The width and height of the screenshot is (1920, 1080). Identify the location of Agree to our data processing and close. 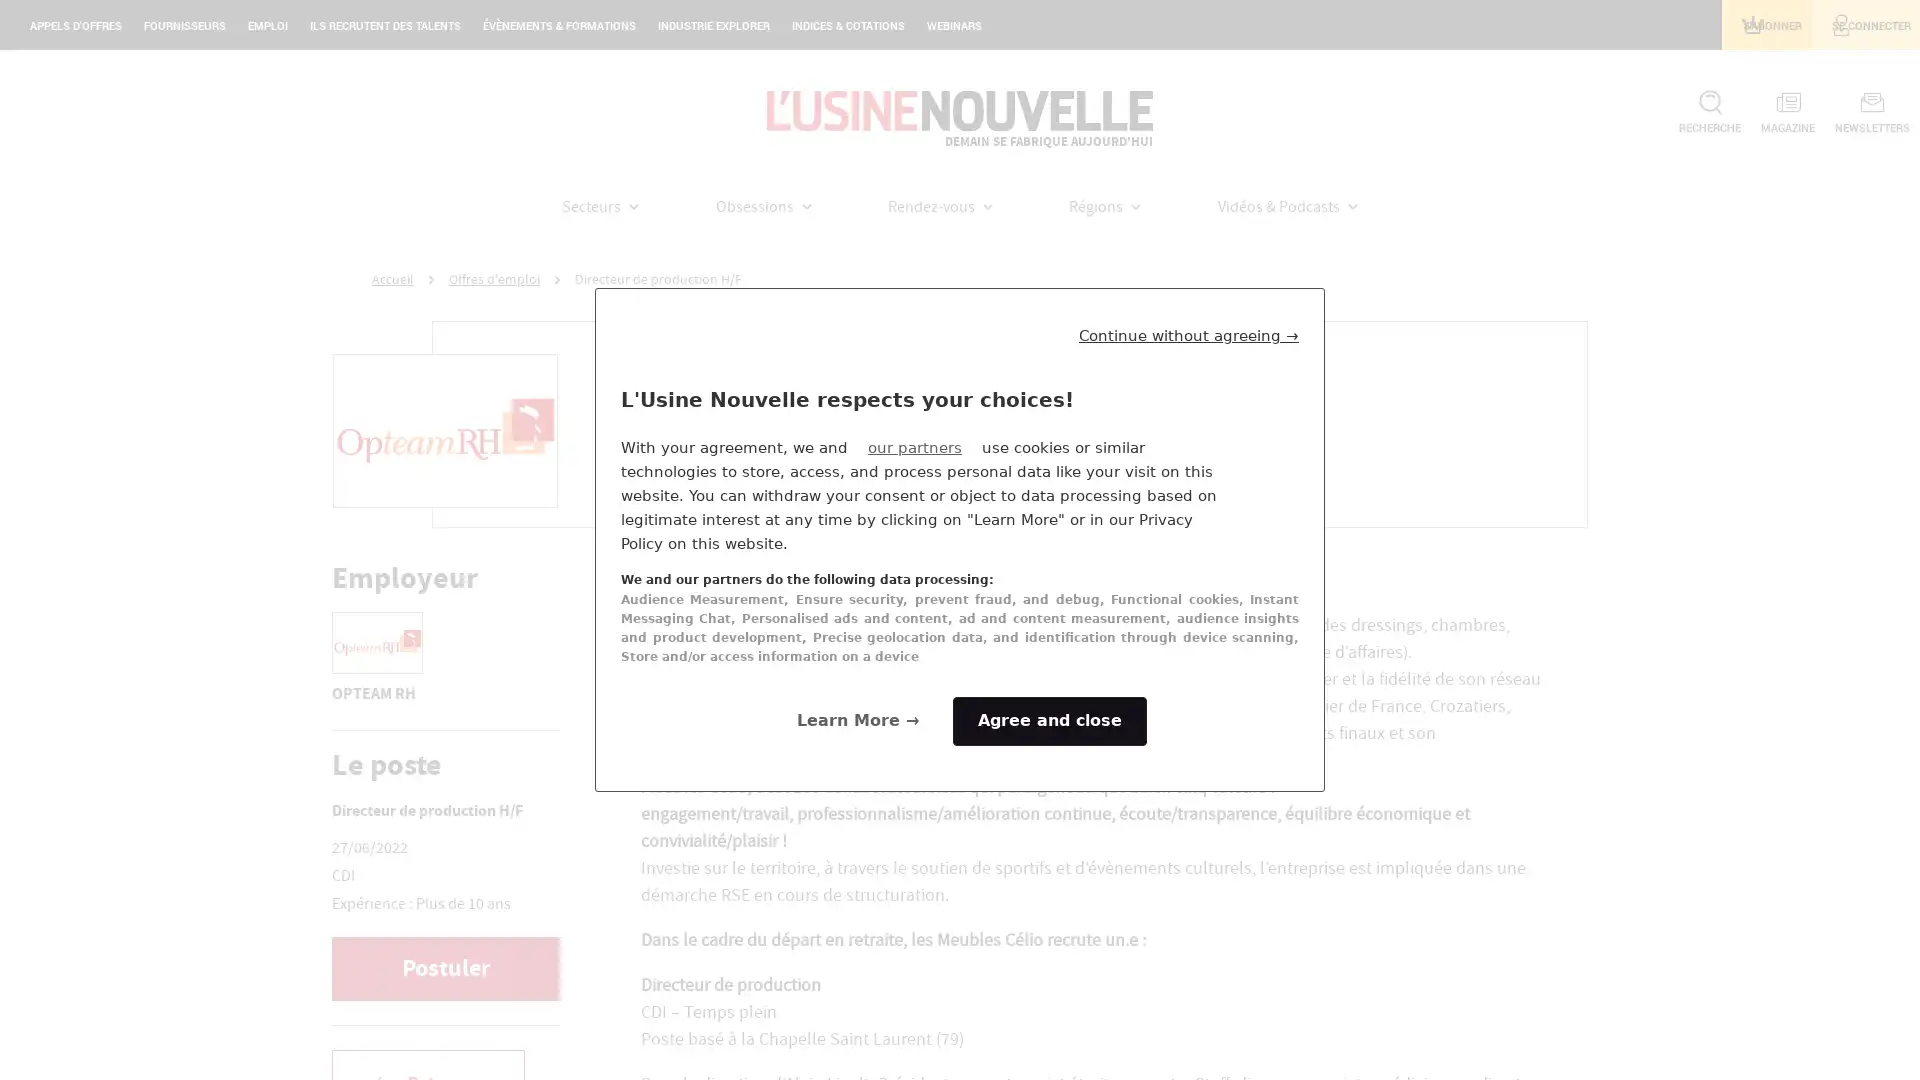
(1049, 721).